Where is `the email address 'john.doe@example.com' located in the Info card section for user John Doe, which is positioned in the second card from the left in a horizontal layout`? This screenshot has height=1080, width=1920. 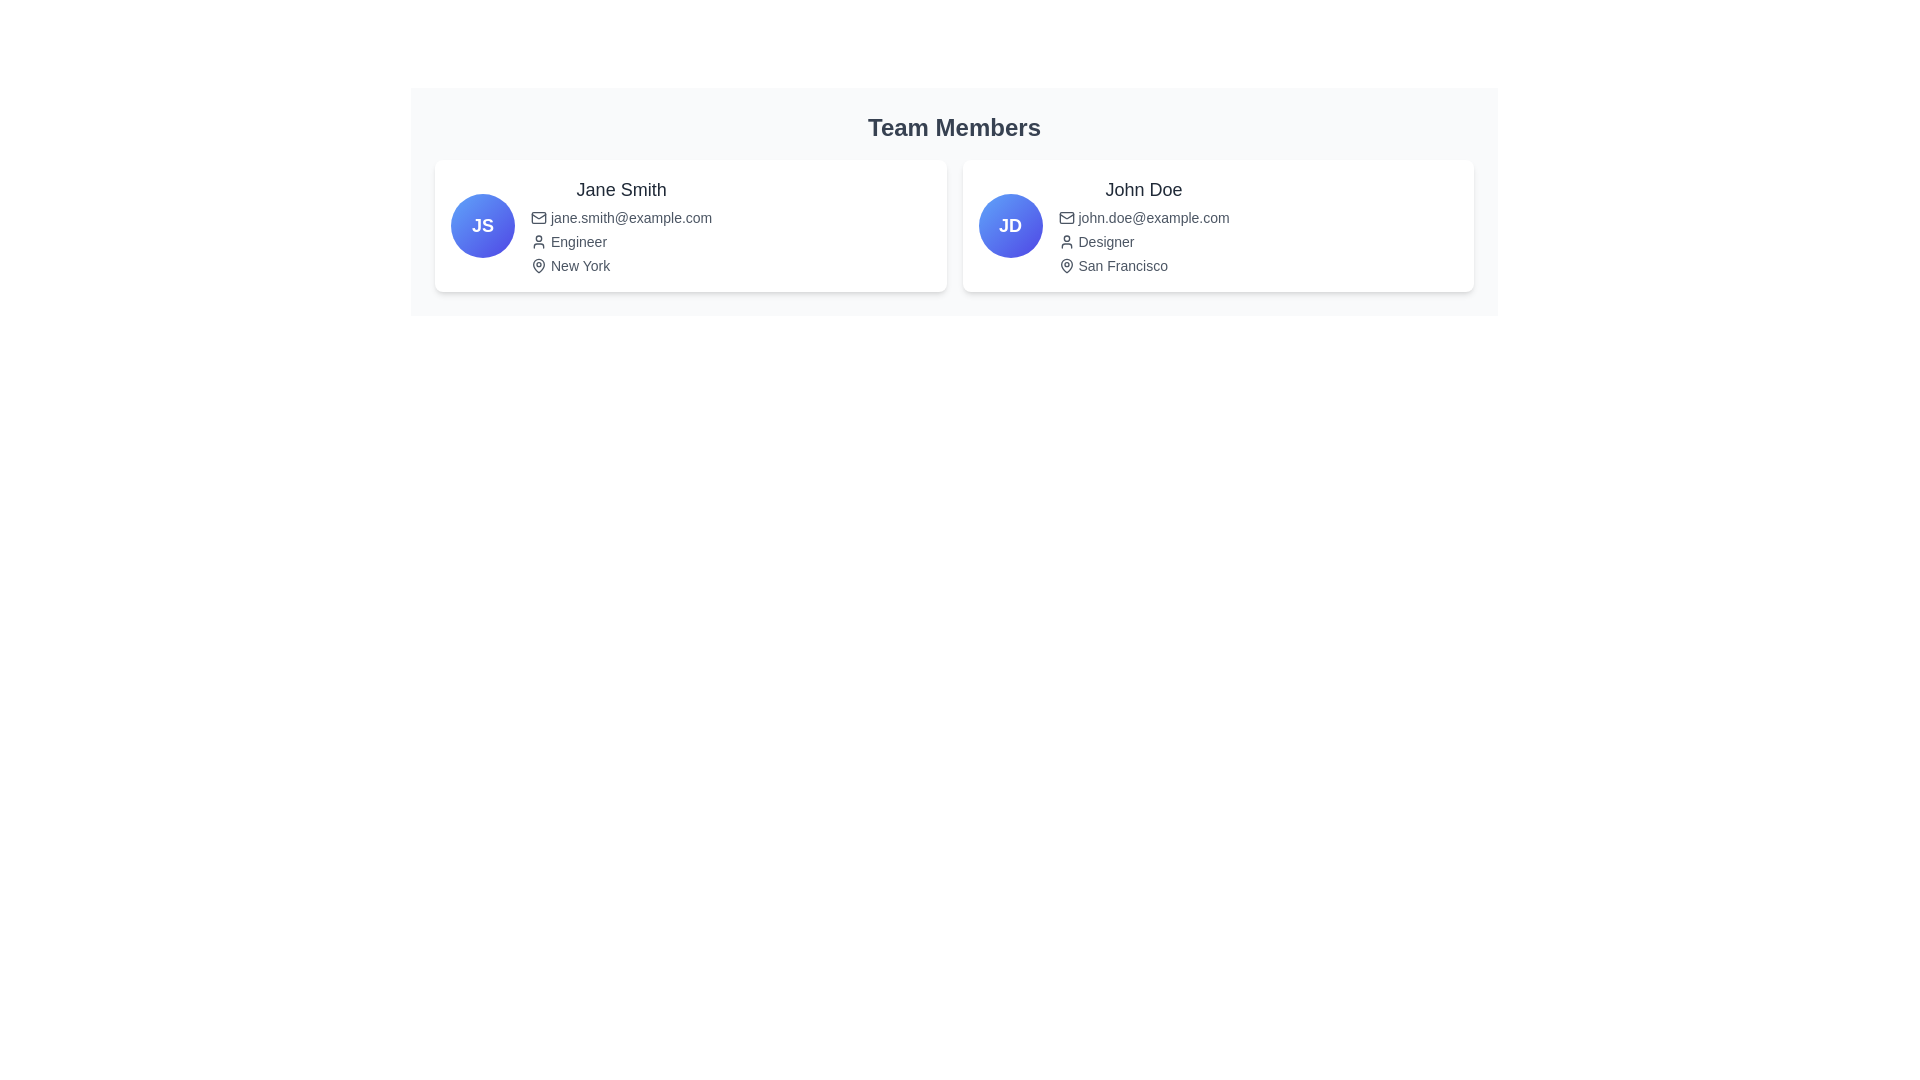
the email address 'john.doe@example.com' located in the Info card section for user John Doe, which is positioned in the second card from the left in a horizontal layout is located at coordinates (1144, 225).